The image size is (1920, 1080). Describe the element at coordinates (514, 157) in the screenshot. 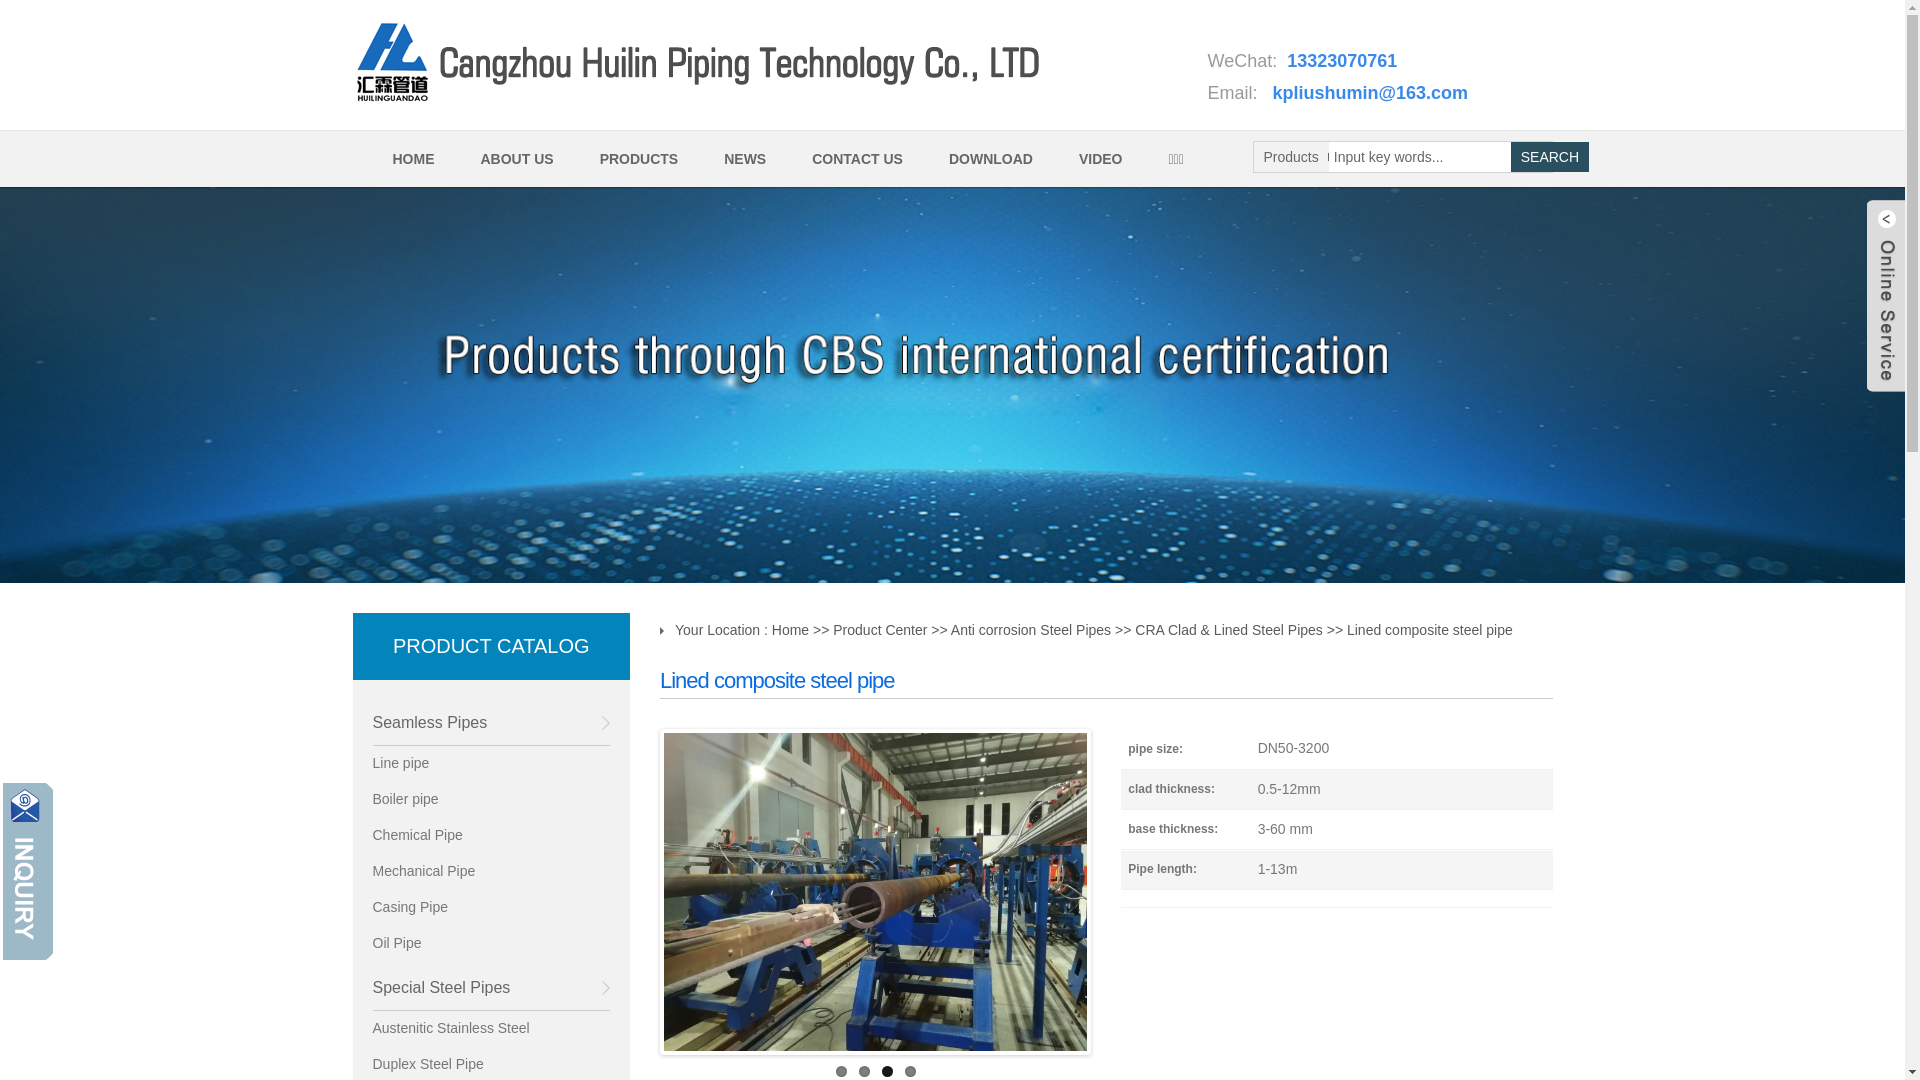

I see `'ABOUT US'` at that location.